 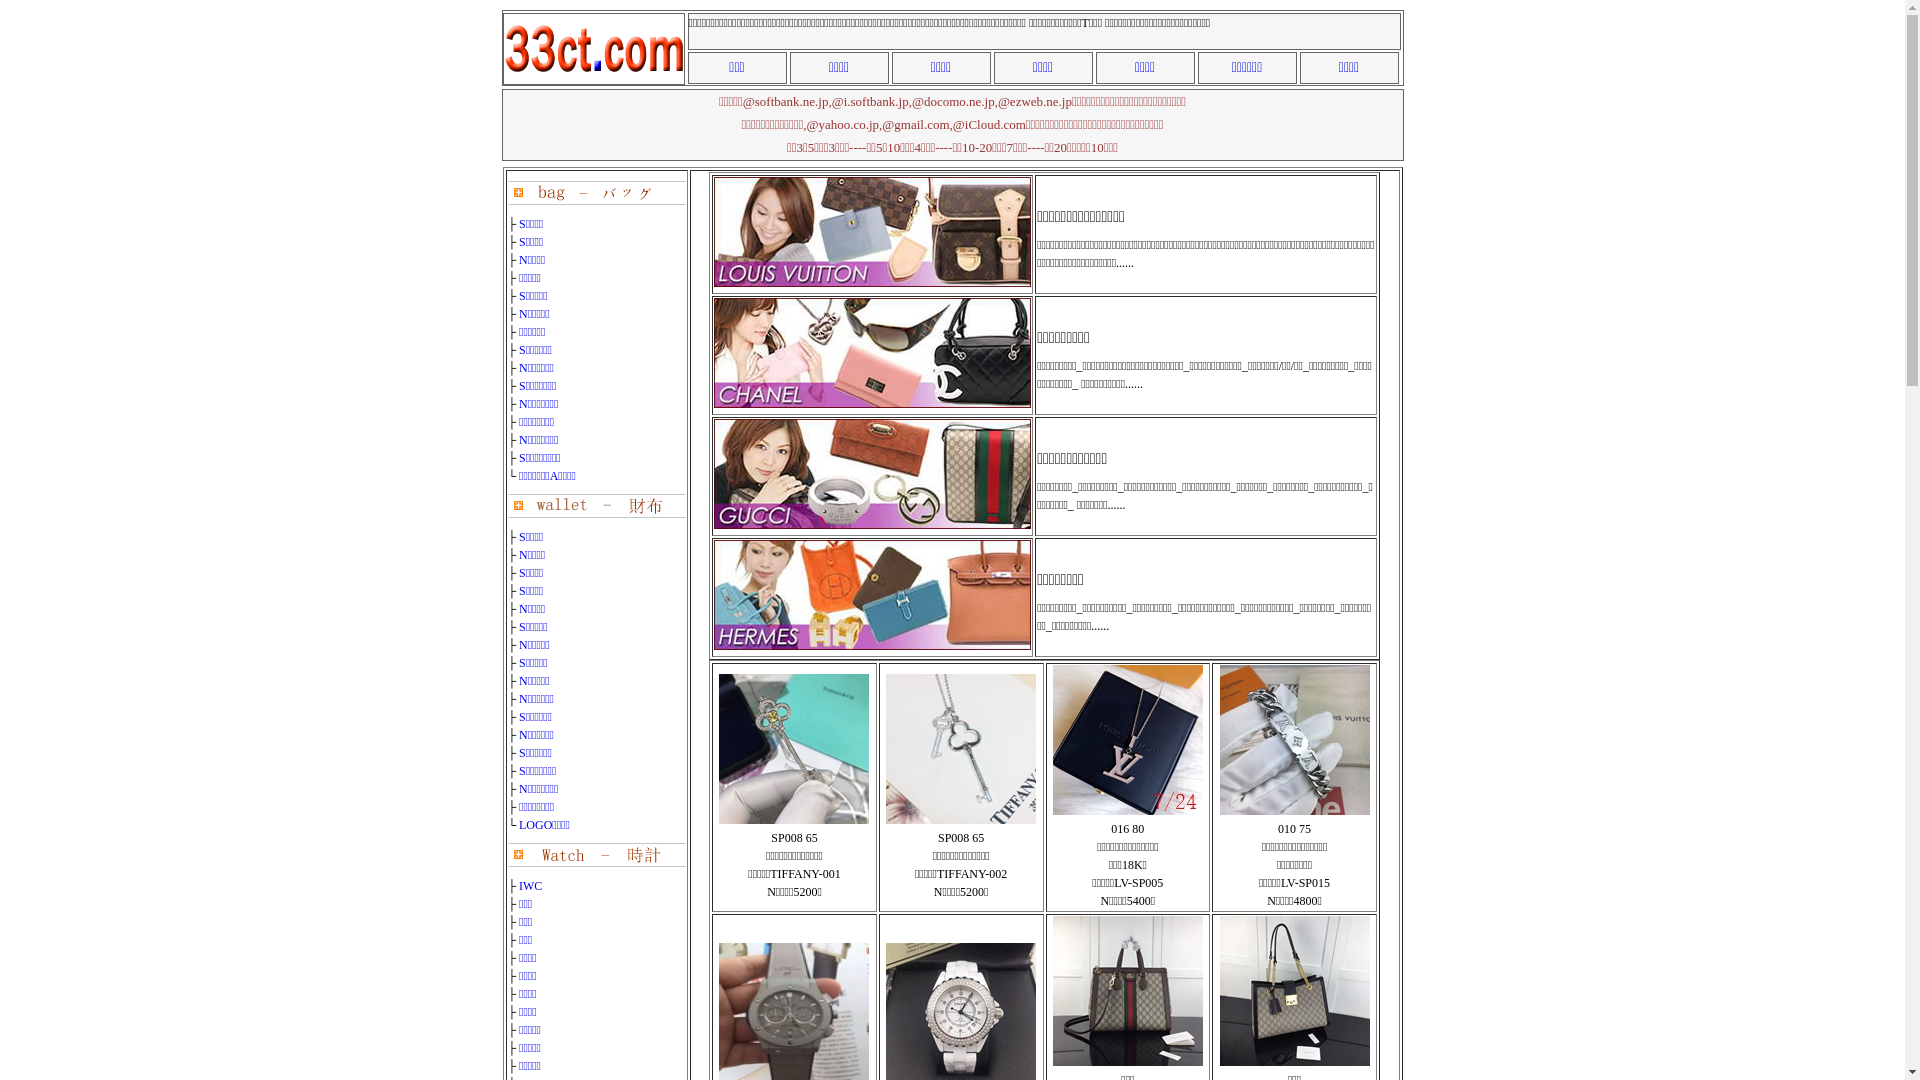 I want to click on 'IWC', so click(x=530, y=885).